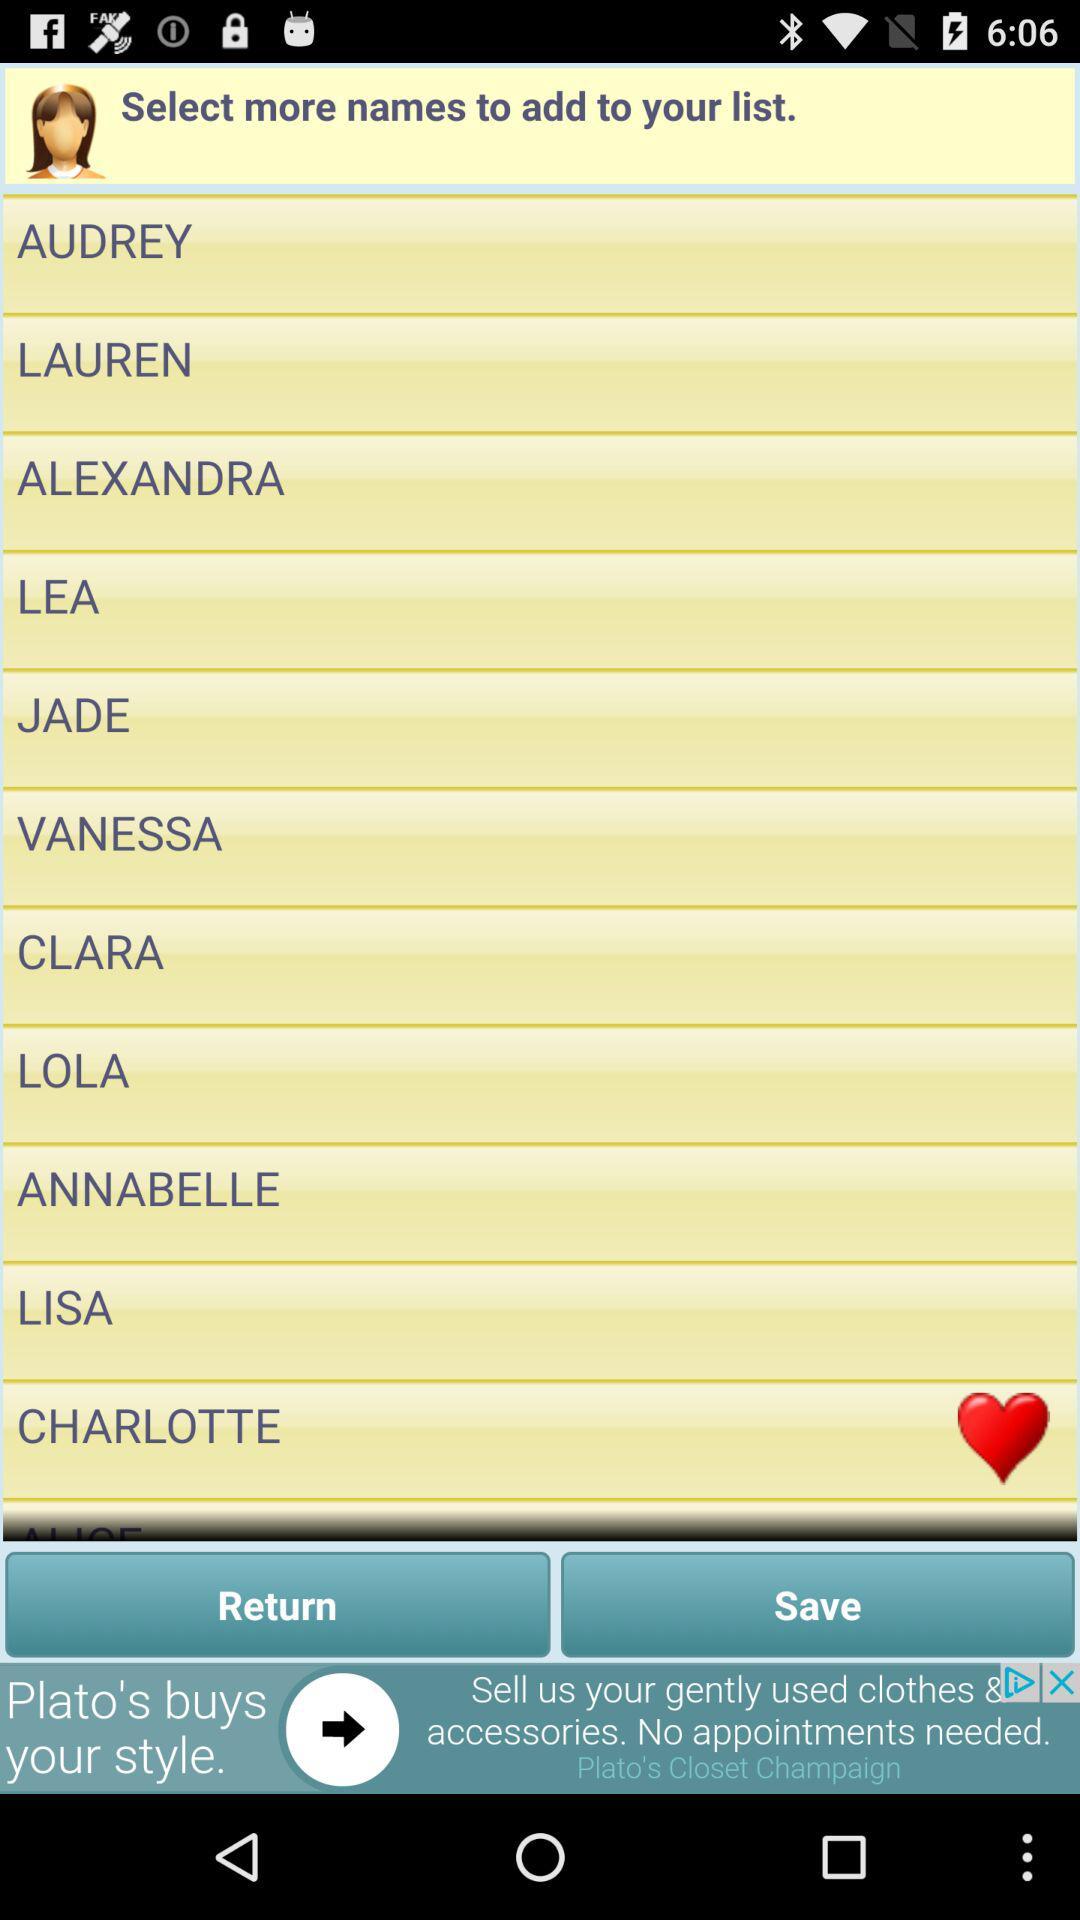 This screenshot has height=1920, width=1080. What do you see at coordinates (1003, 1320) in the screenshot?
I see `name` at bounding box center [1003, 1320].